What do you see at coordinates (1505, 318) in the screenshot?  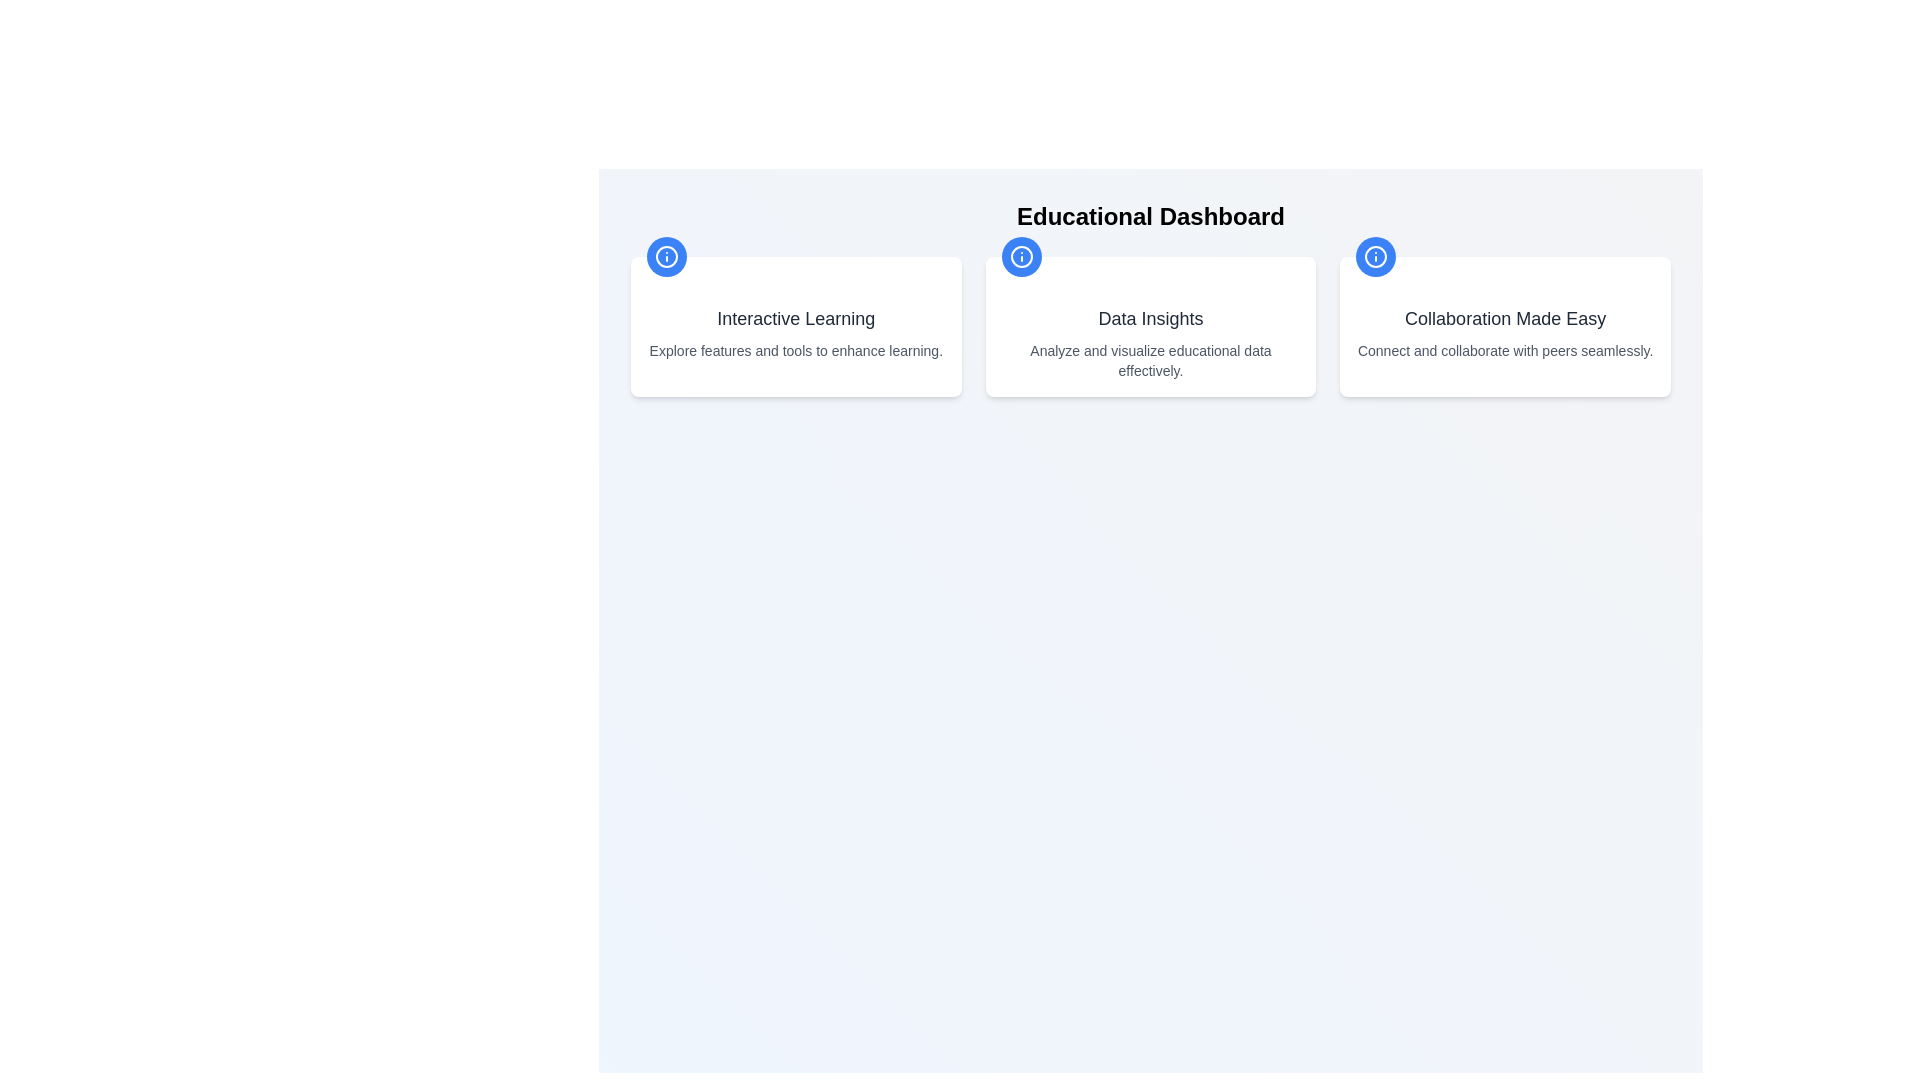 I see `the heading text label located in the third card of the row, which serves as the main title for that card` at bounding box center [1505, 318].